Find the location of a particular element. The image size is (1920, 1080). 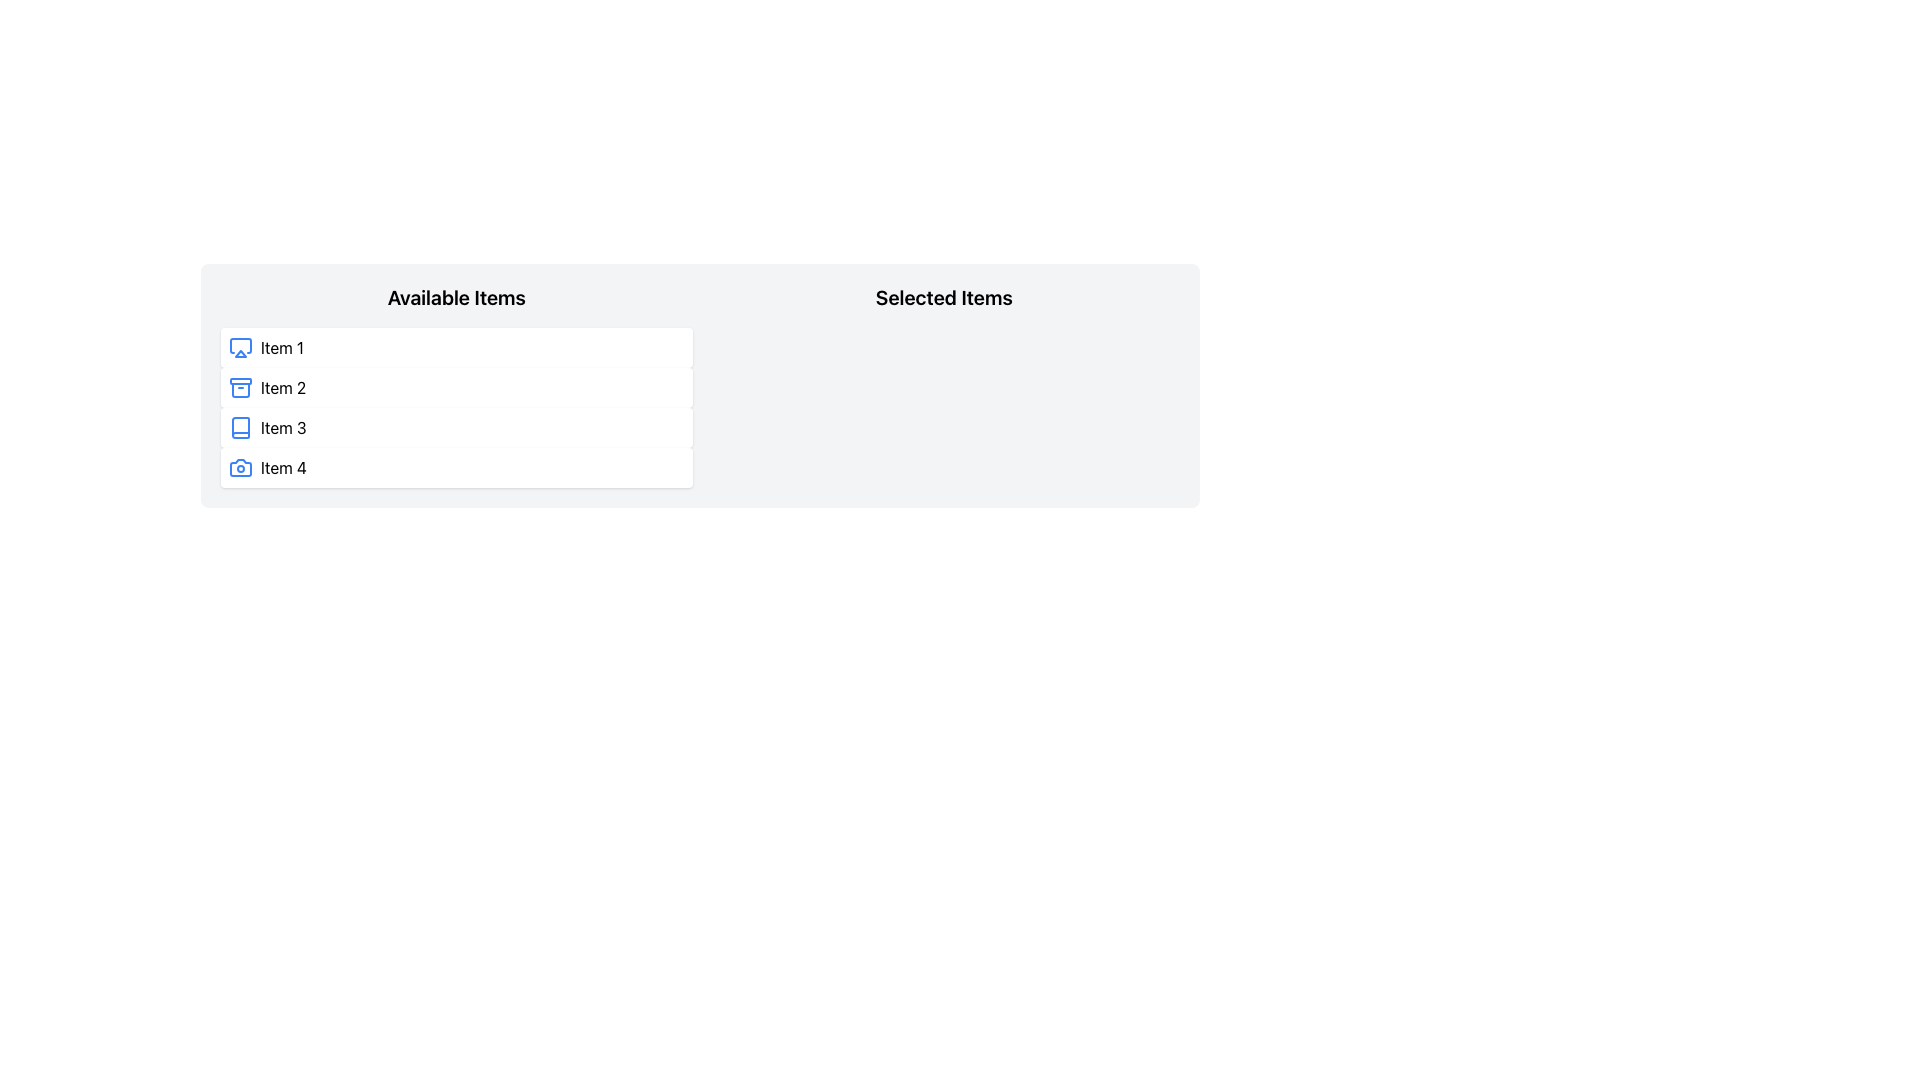

the icon representing item 4 in the 'Available Items' section is located at coordinates (240, 467).